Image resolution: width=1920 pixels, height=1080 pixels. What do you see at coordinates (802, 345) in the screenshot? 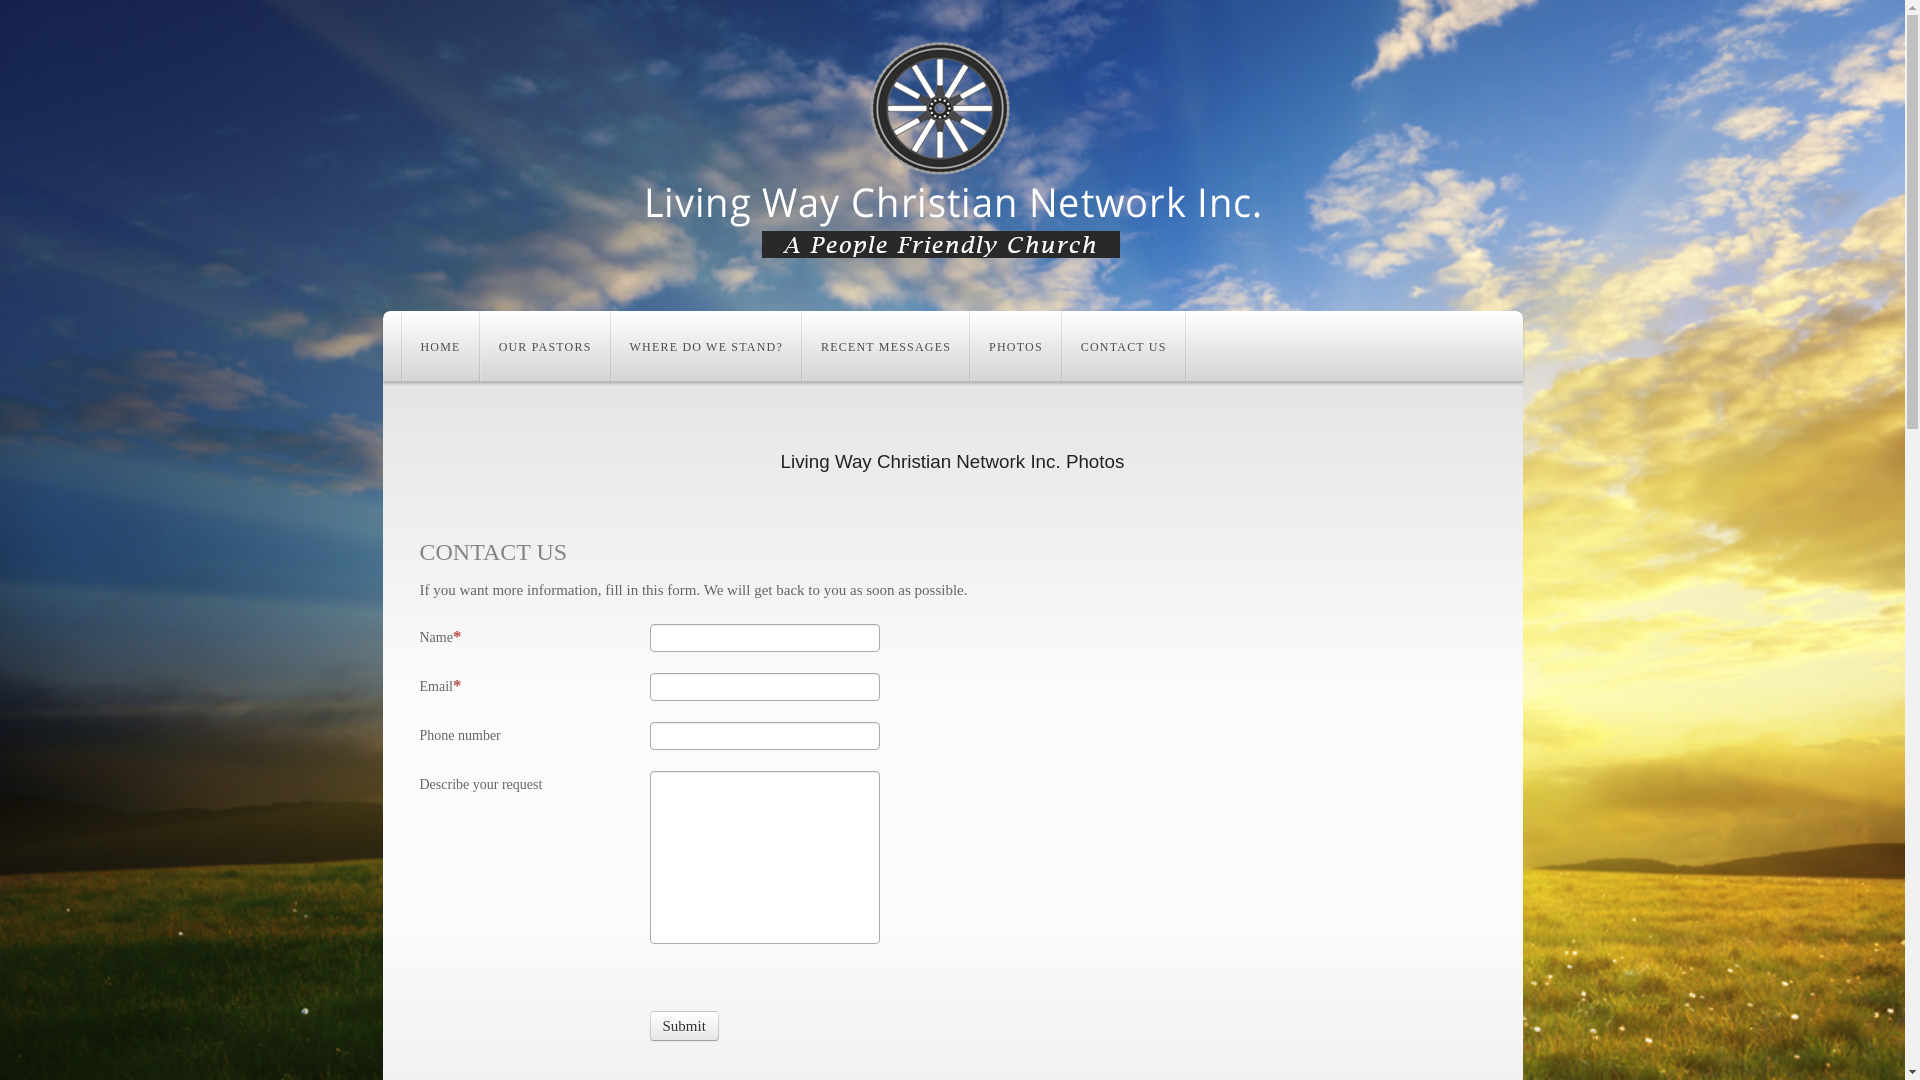
I see `'RECENT MESSAGES'` at bounding box center [802, 345].